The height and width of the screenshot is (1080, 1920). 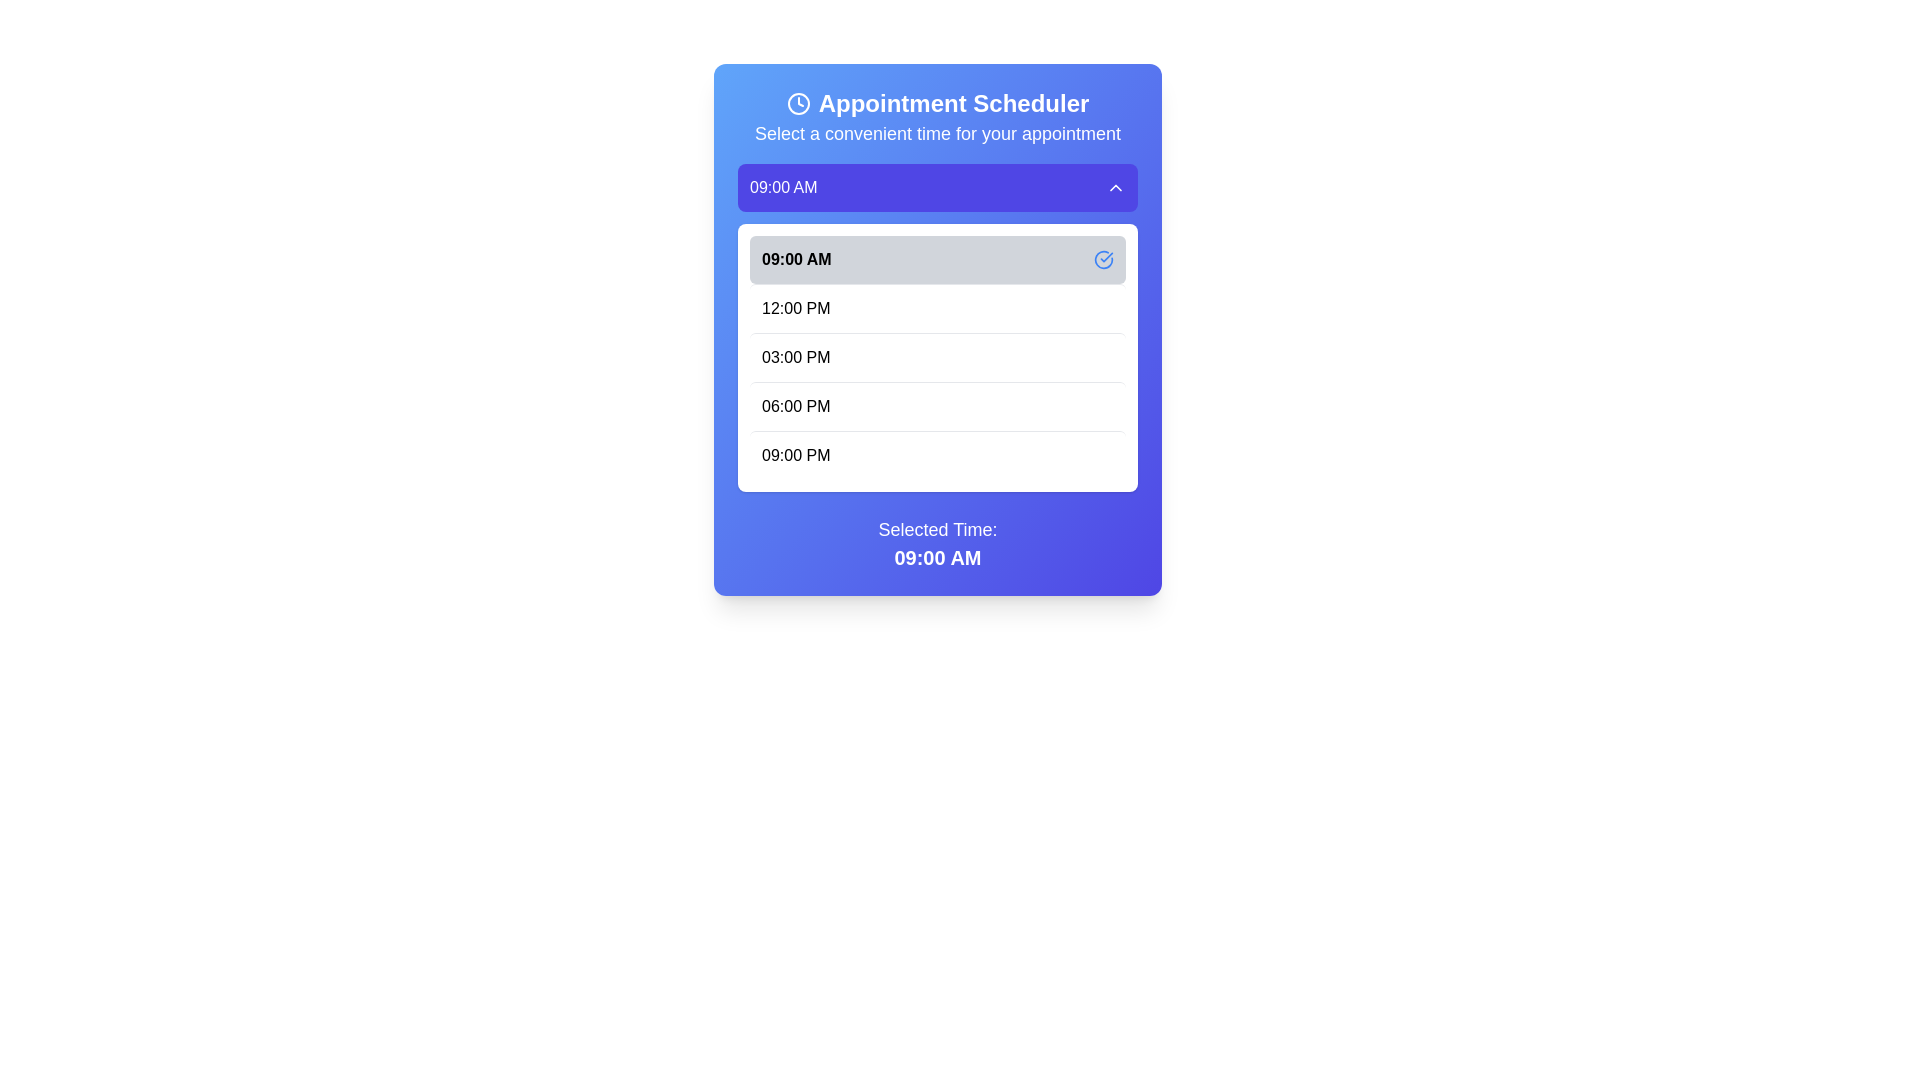 I want to click on the small upward-pointing chevron icon, so click(x=1115, y=188).